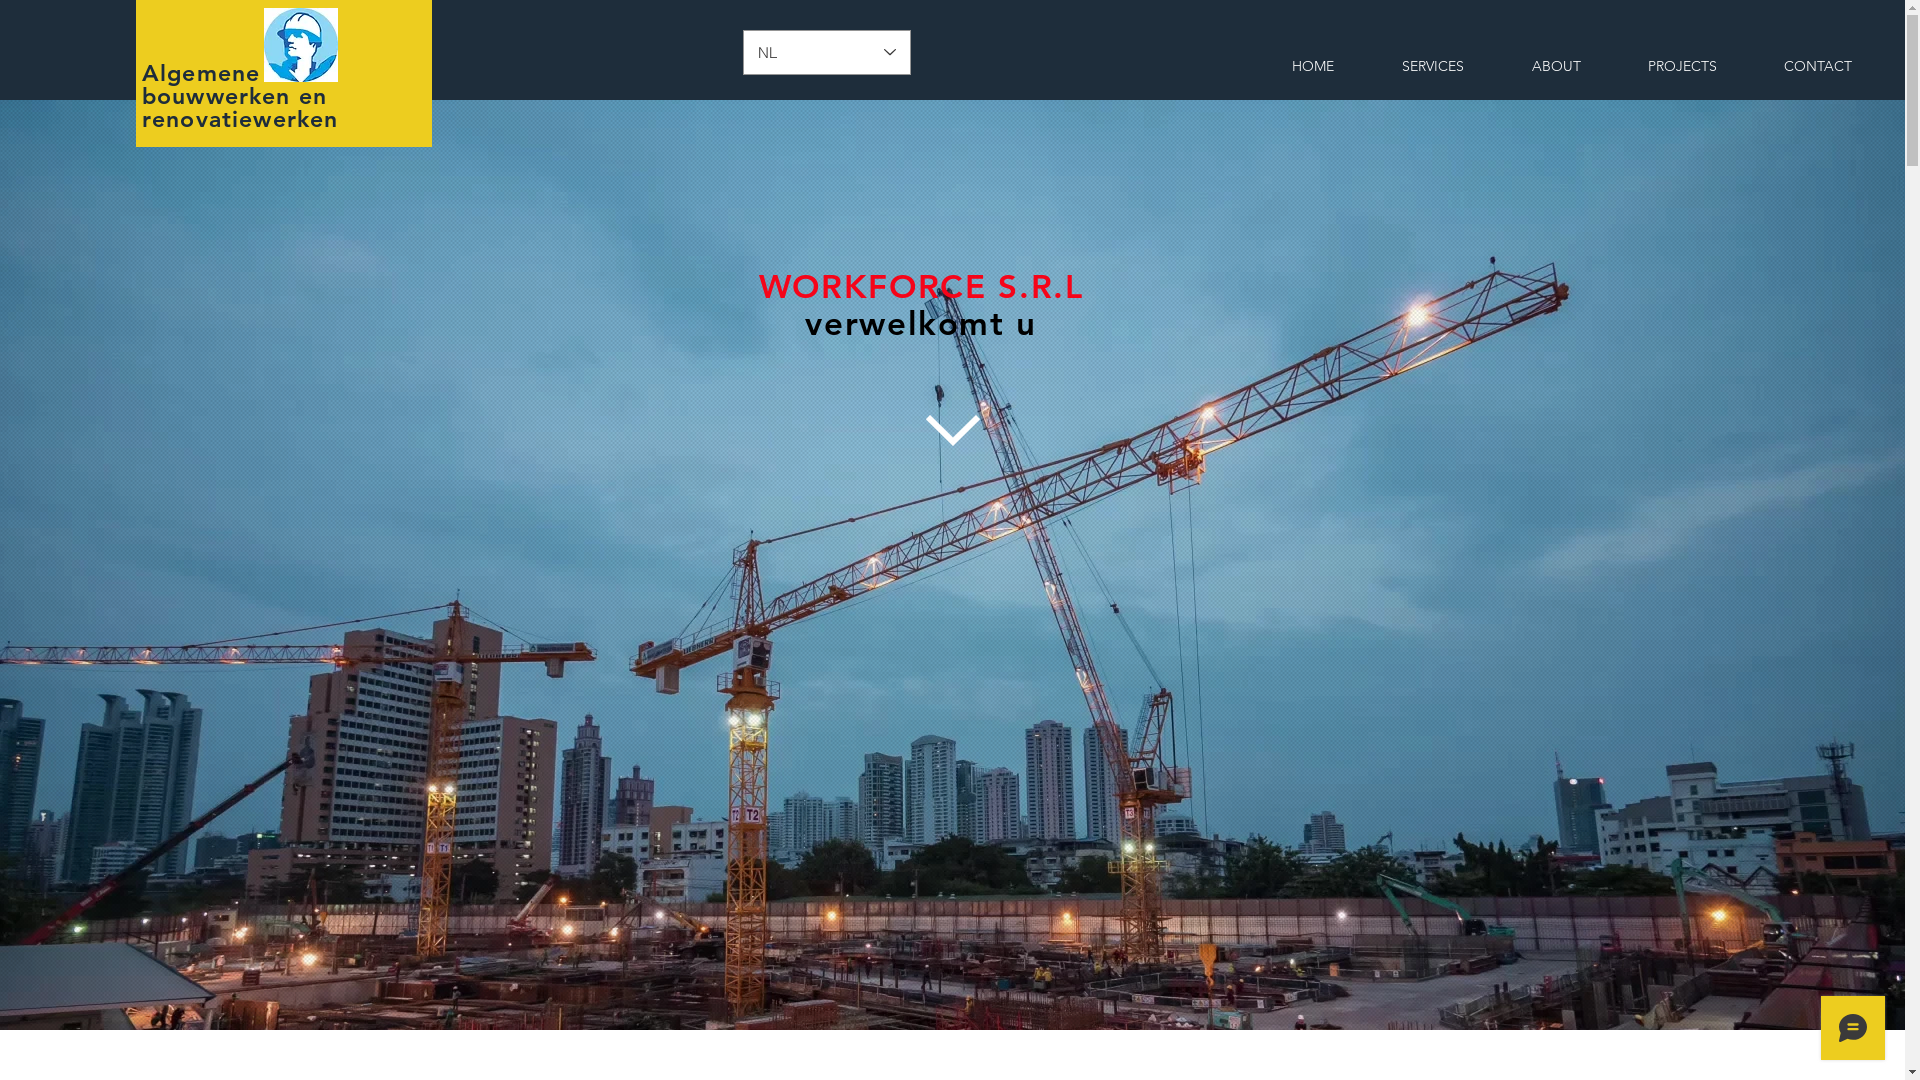  I want to click on 'HOME', so click(1313, 65).